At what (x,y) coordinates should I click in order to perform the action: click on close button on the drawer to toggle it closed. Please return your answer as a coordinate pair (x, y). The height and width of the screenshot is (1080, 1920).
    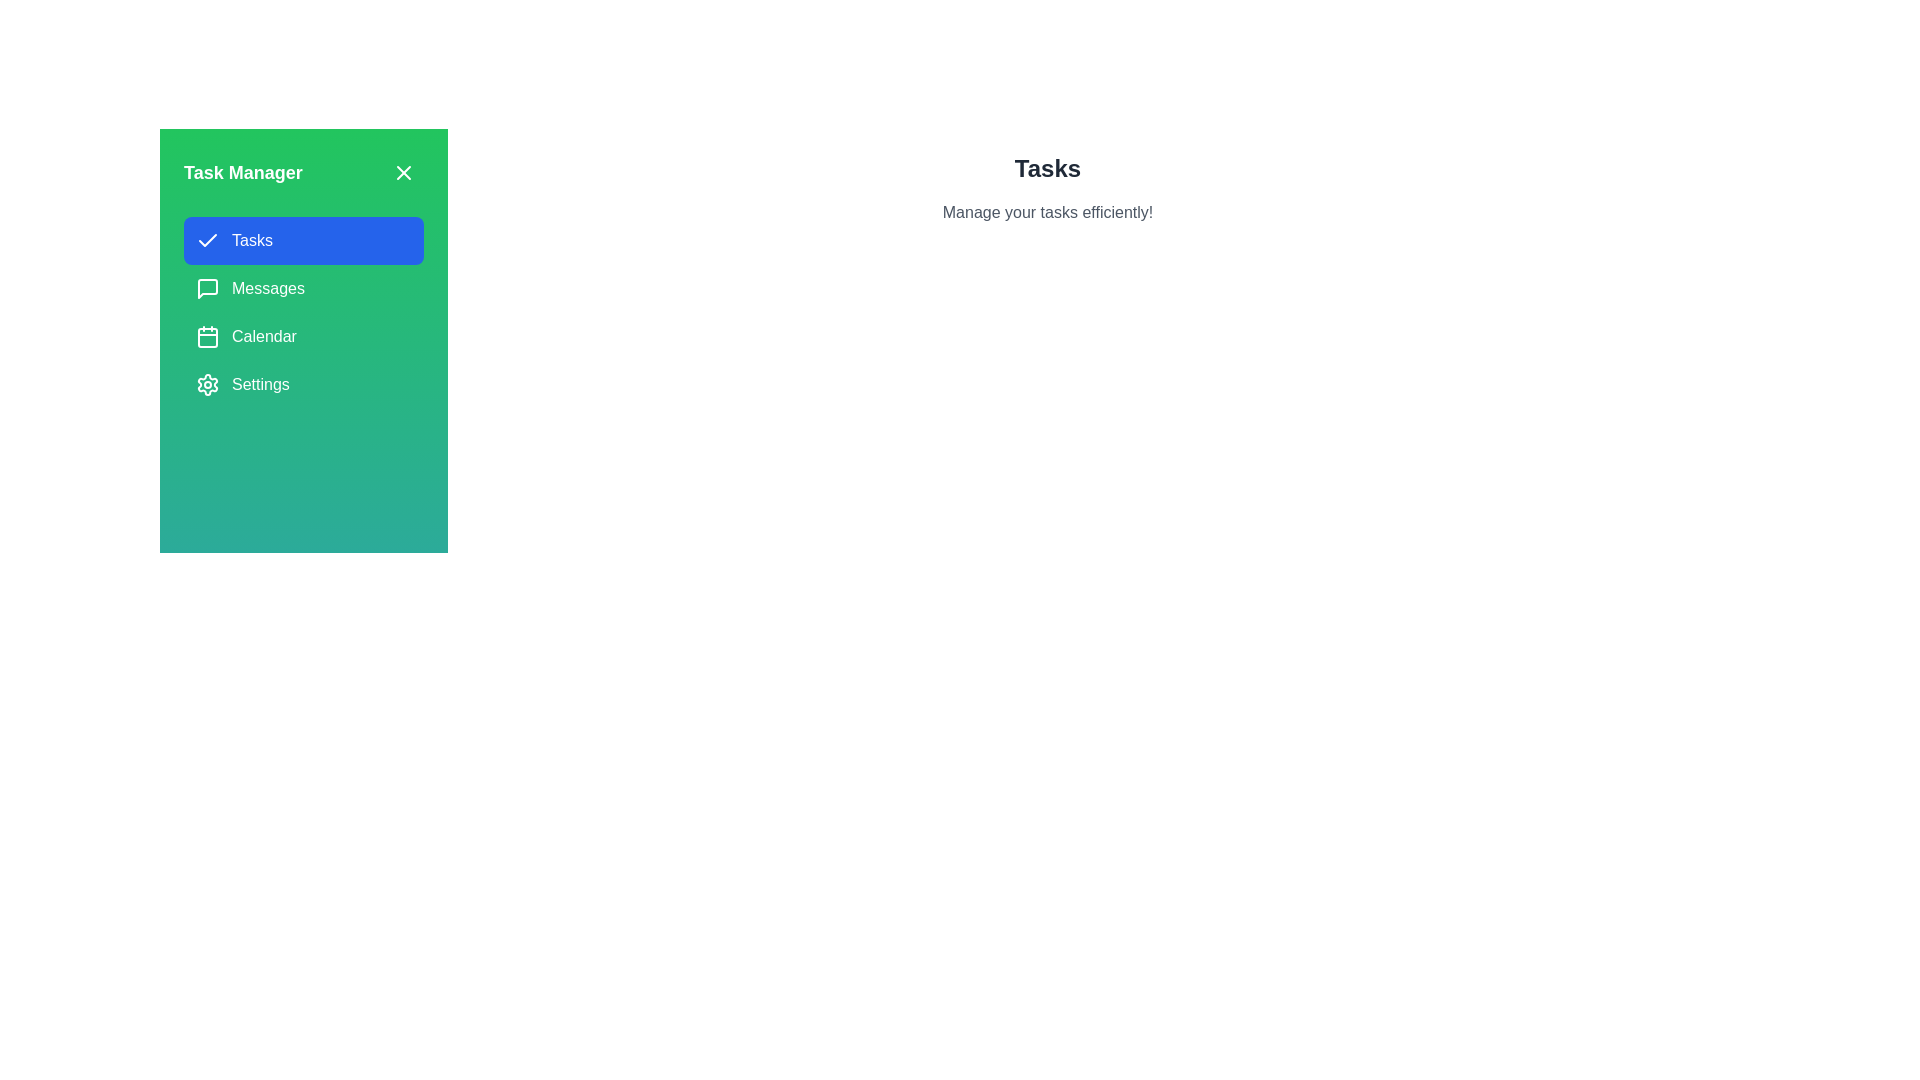
    Looking at the image, I should click on (402, 172).